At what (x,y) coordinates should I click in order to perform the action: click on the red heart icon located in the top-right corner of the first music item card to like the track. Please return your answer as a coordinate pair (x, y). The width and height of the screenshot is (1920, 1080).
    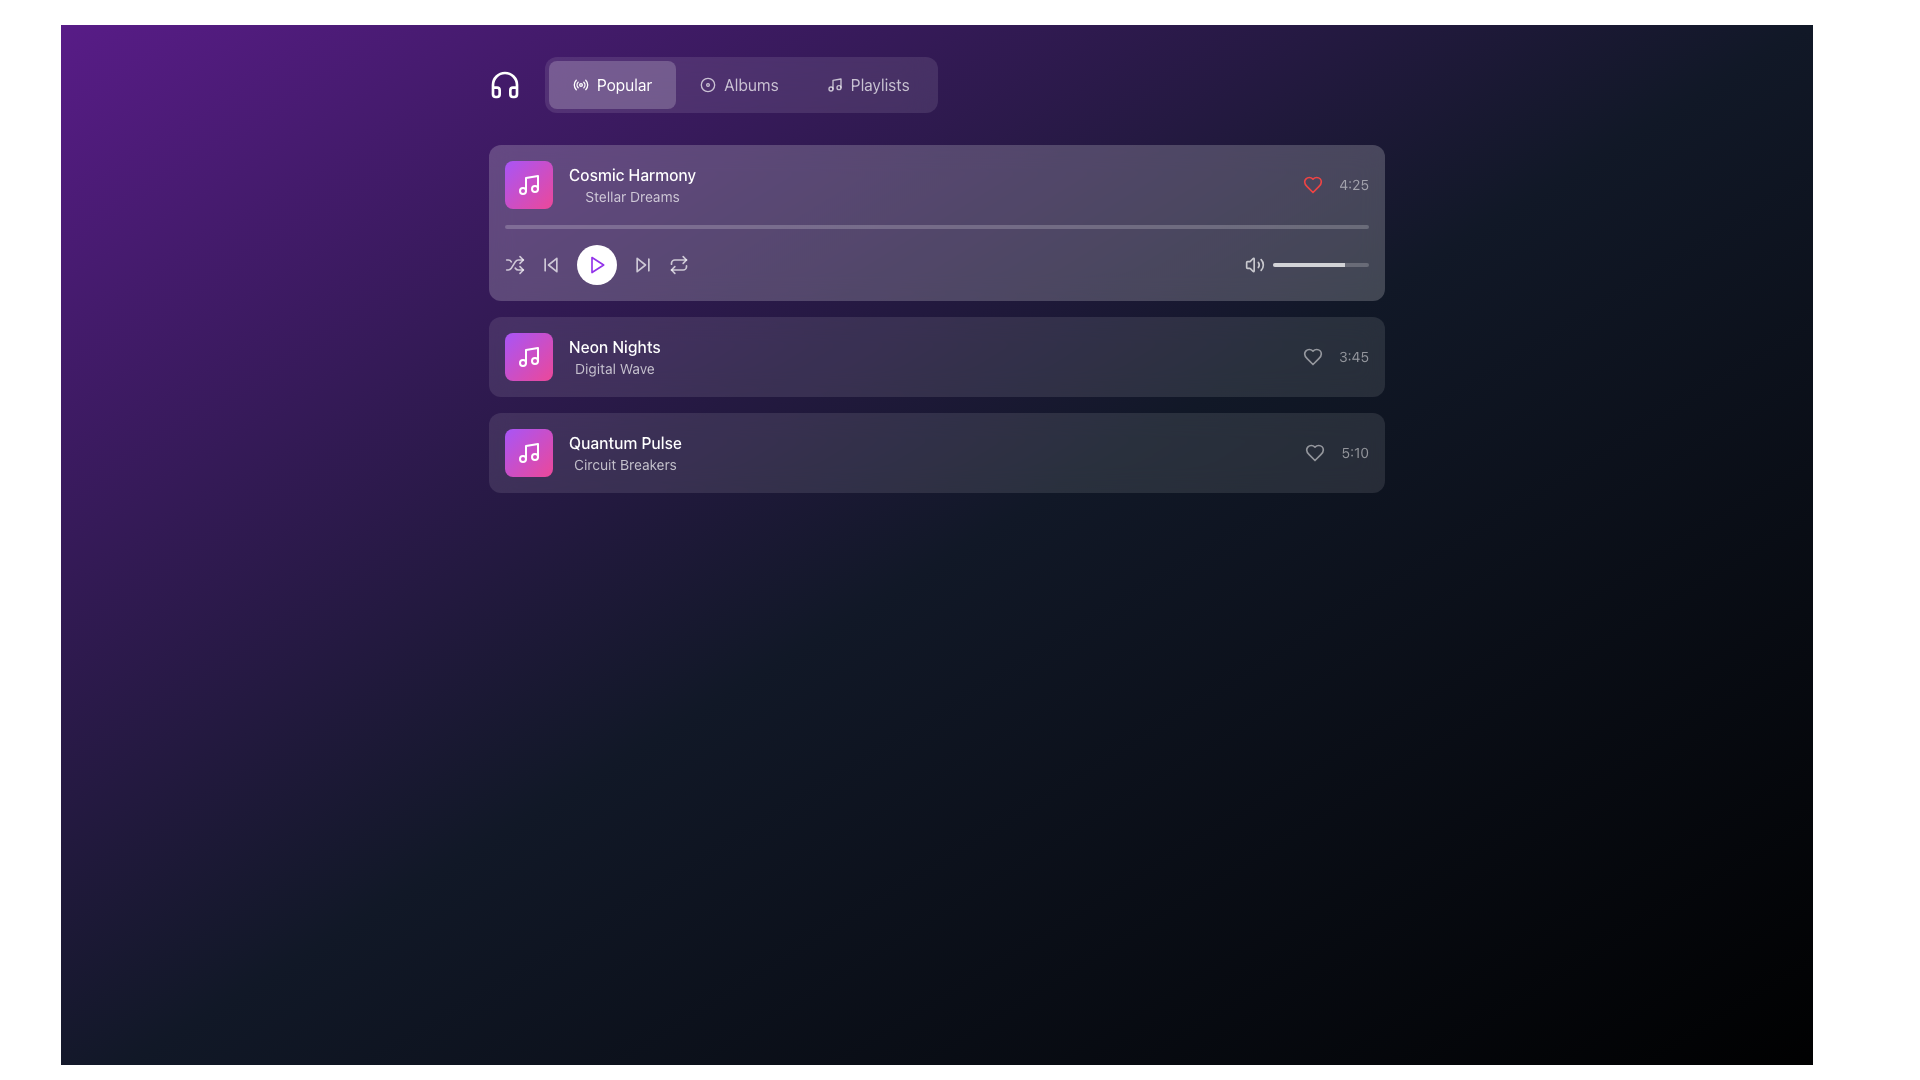
    Looking at the image, I should click on (1336, 185).